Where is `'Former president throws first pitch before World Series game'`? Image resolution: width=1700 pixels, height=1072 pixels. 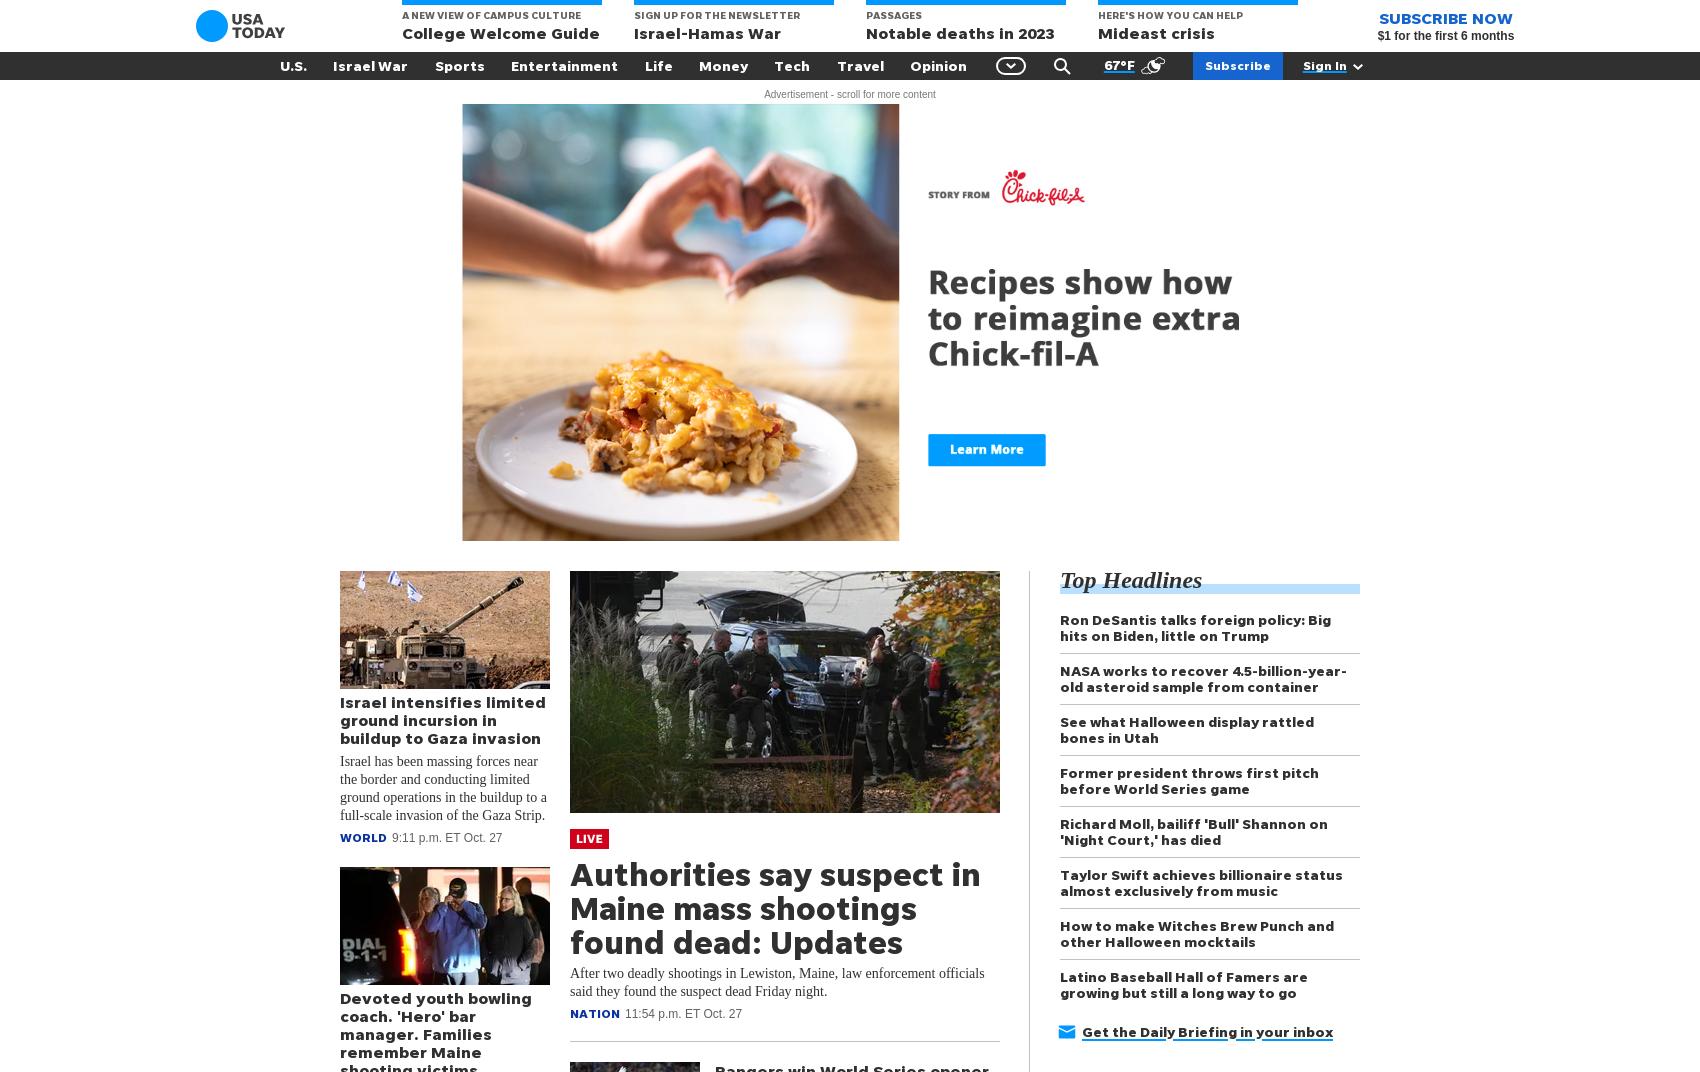
'Former president throws first pitch before World Series game' is located at coordinates (1188, 780).